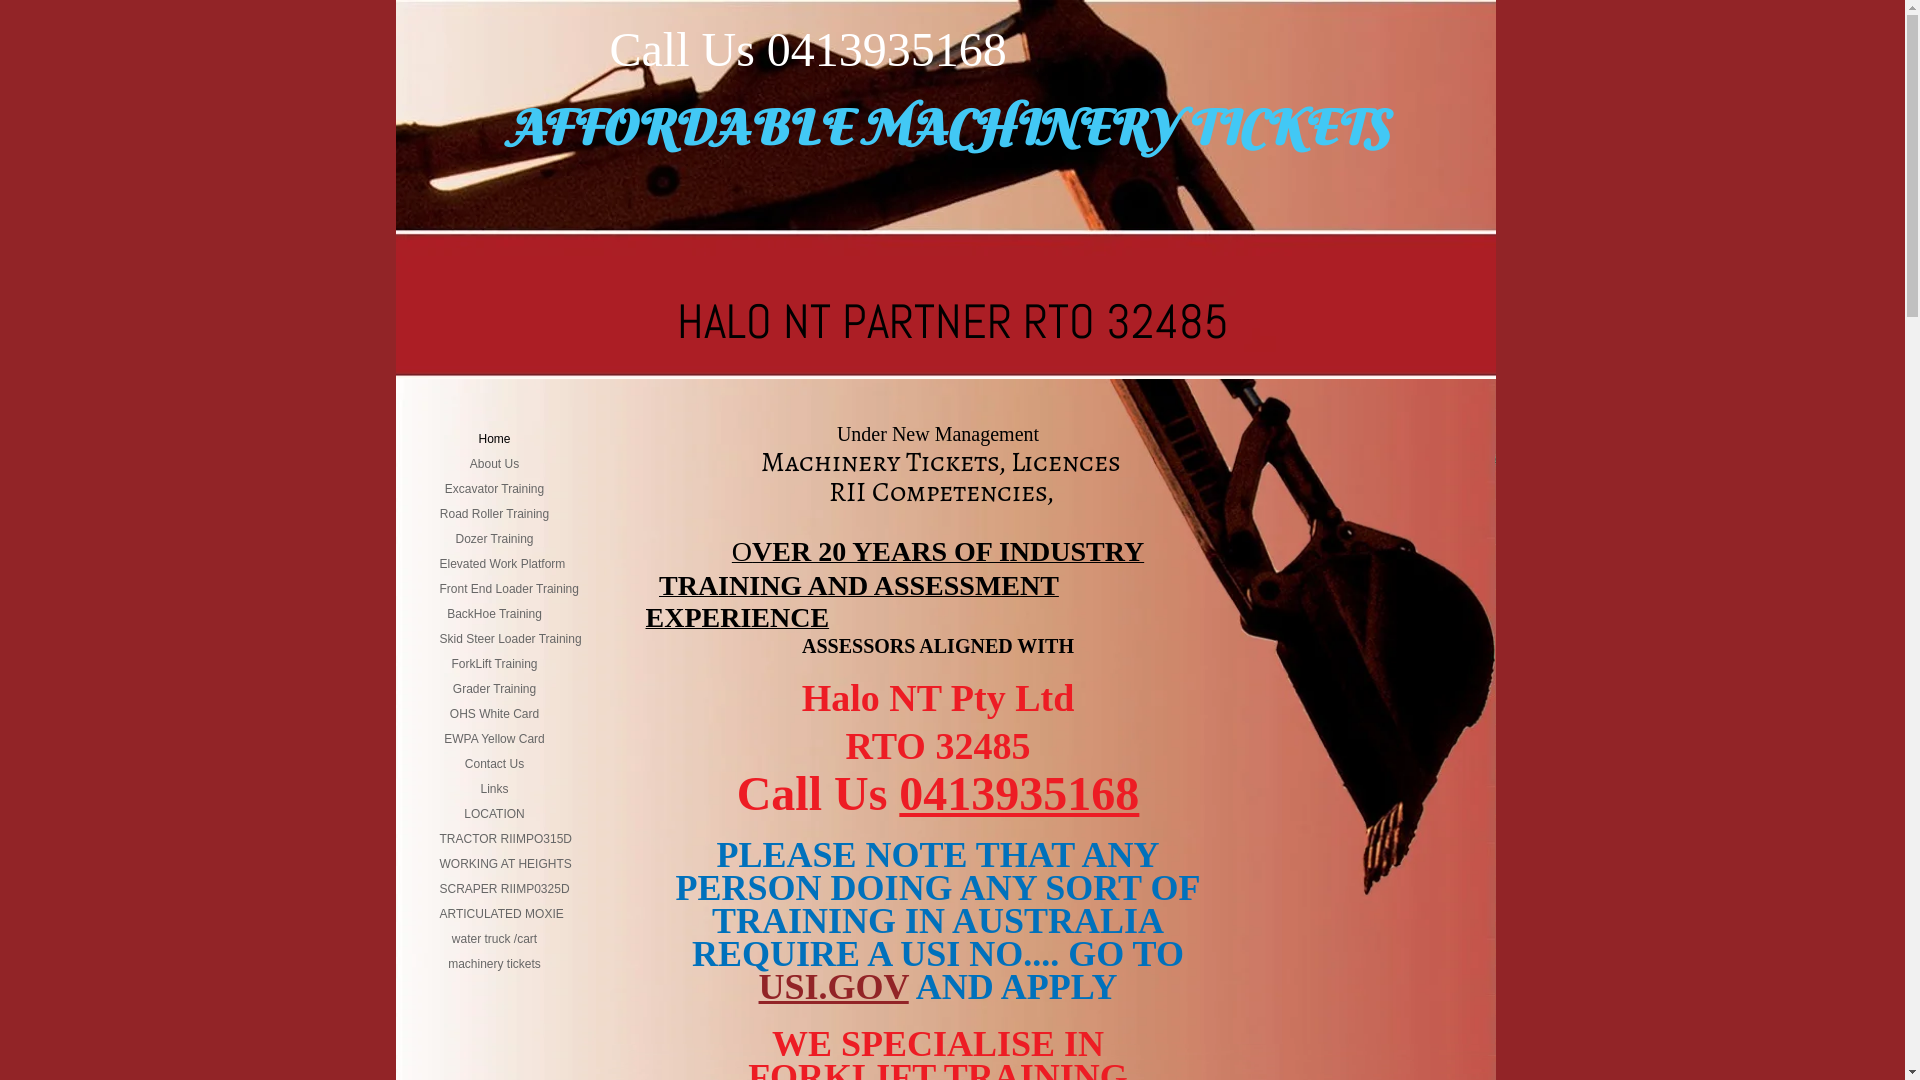 The image size is (1920, 1080). I want to click on 'BackHoe Training', so click(494, 612).